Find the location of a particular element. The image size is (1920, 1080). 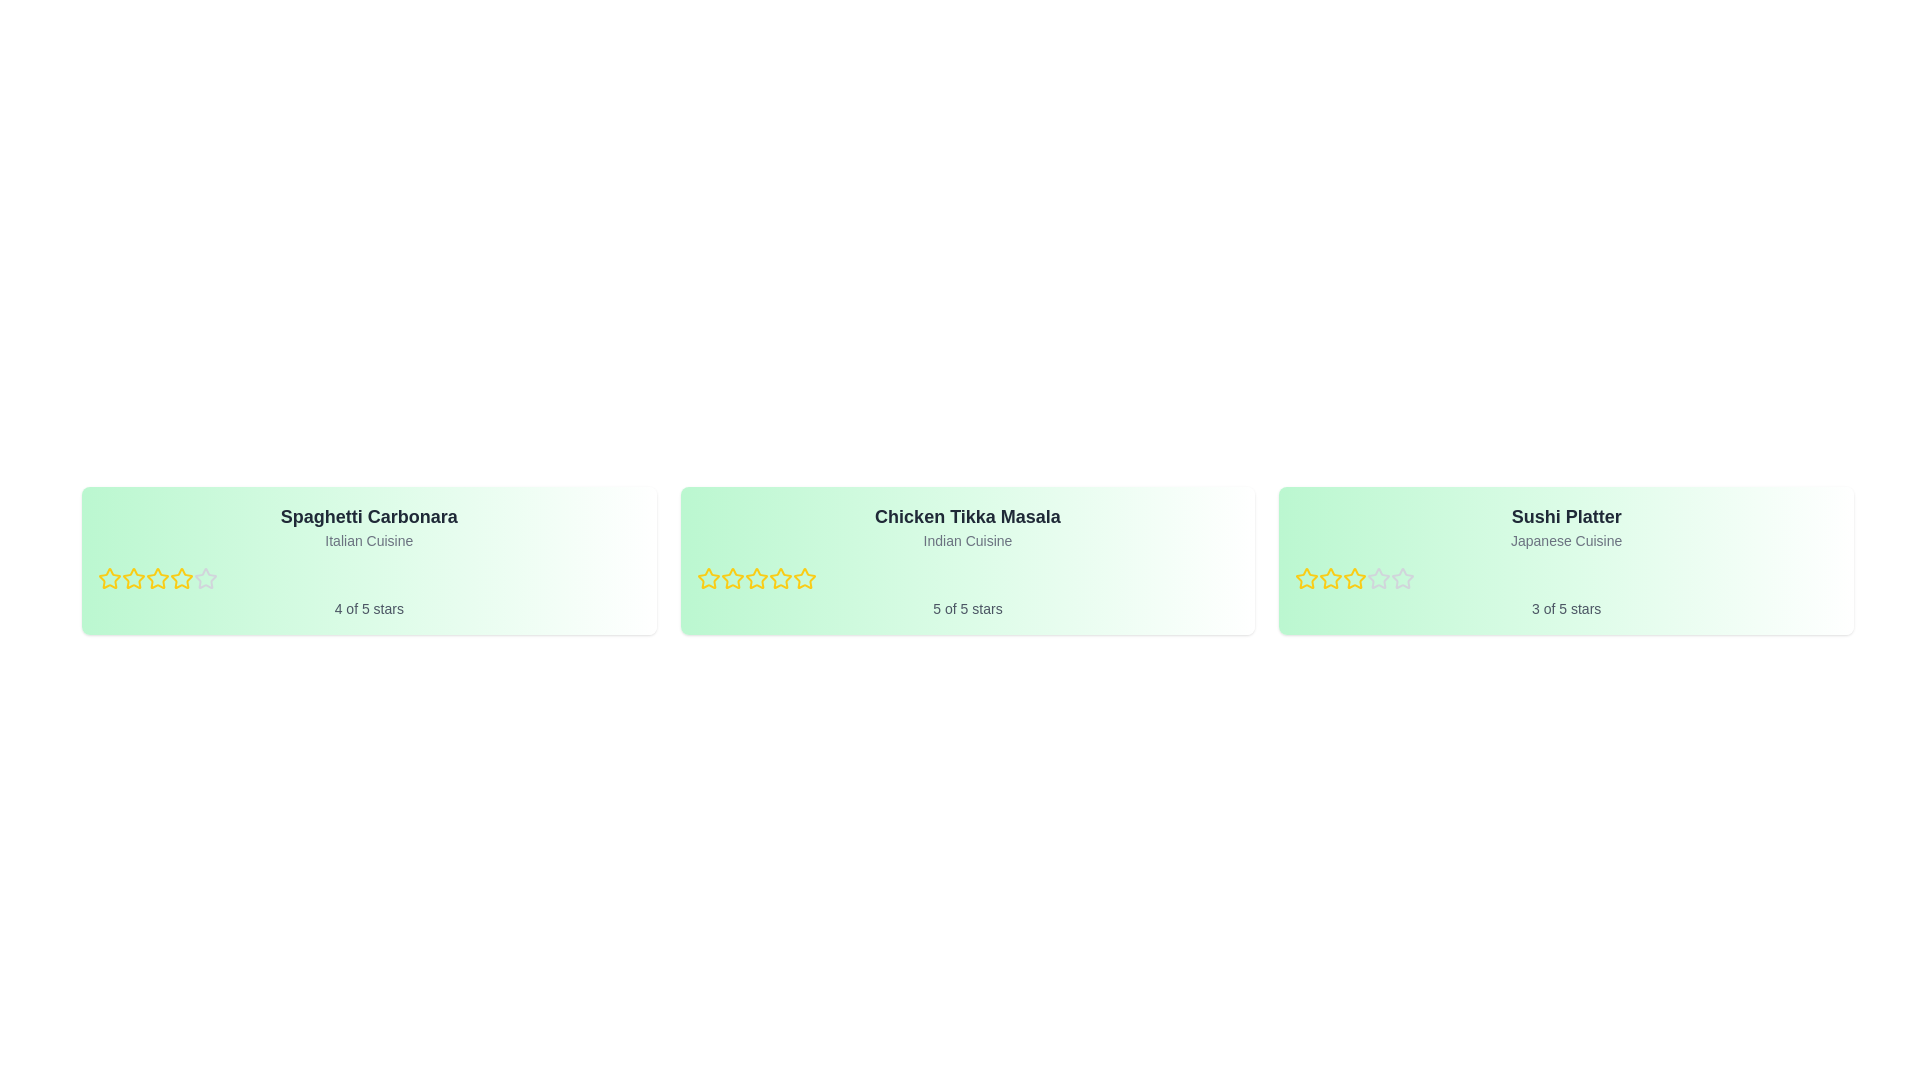

the dish card for Chicken Tikka Masala is located at coordinates (968, 560).